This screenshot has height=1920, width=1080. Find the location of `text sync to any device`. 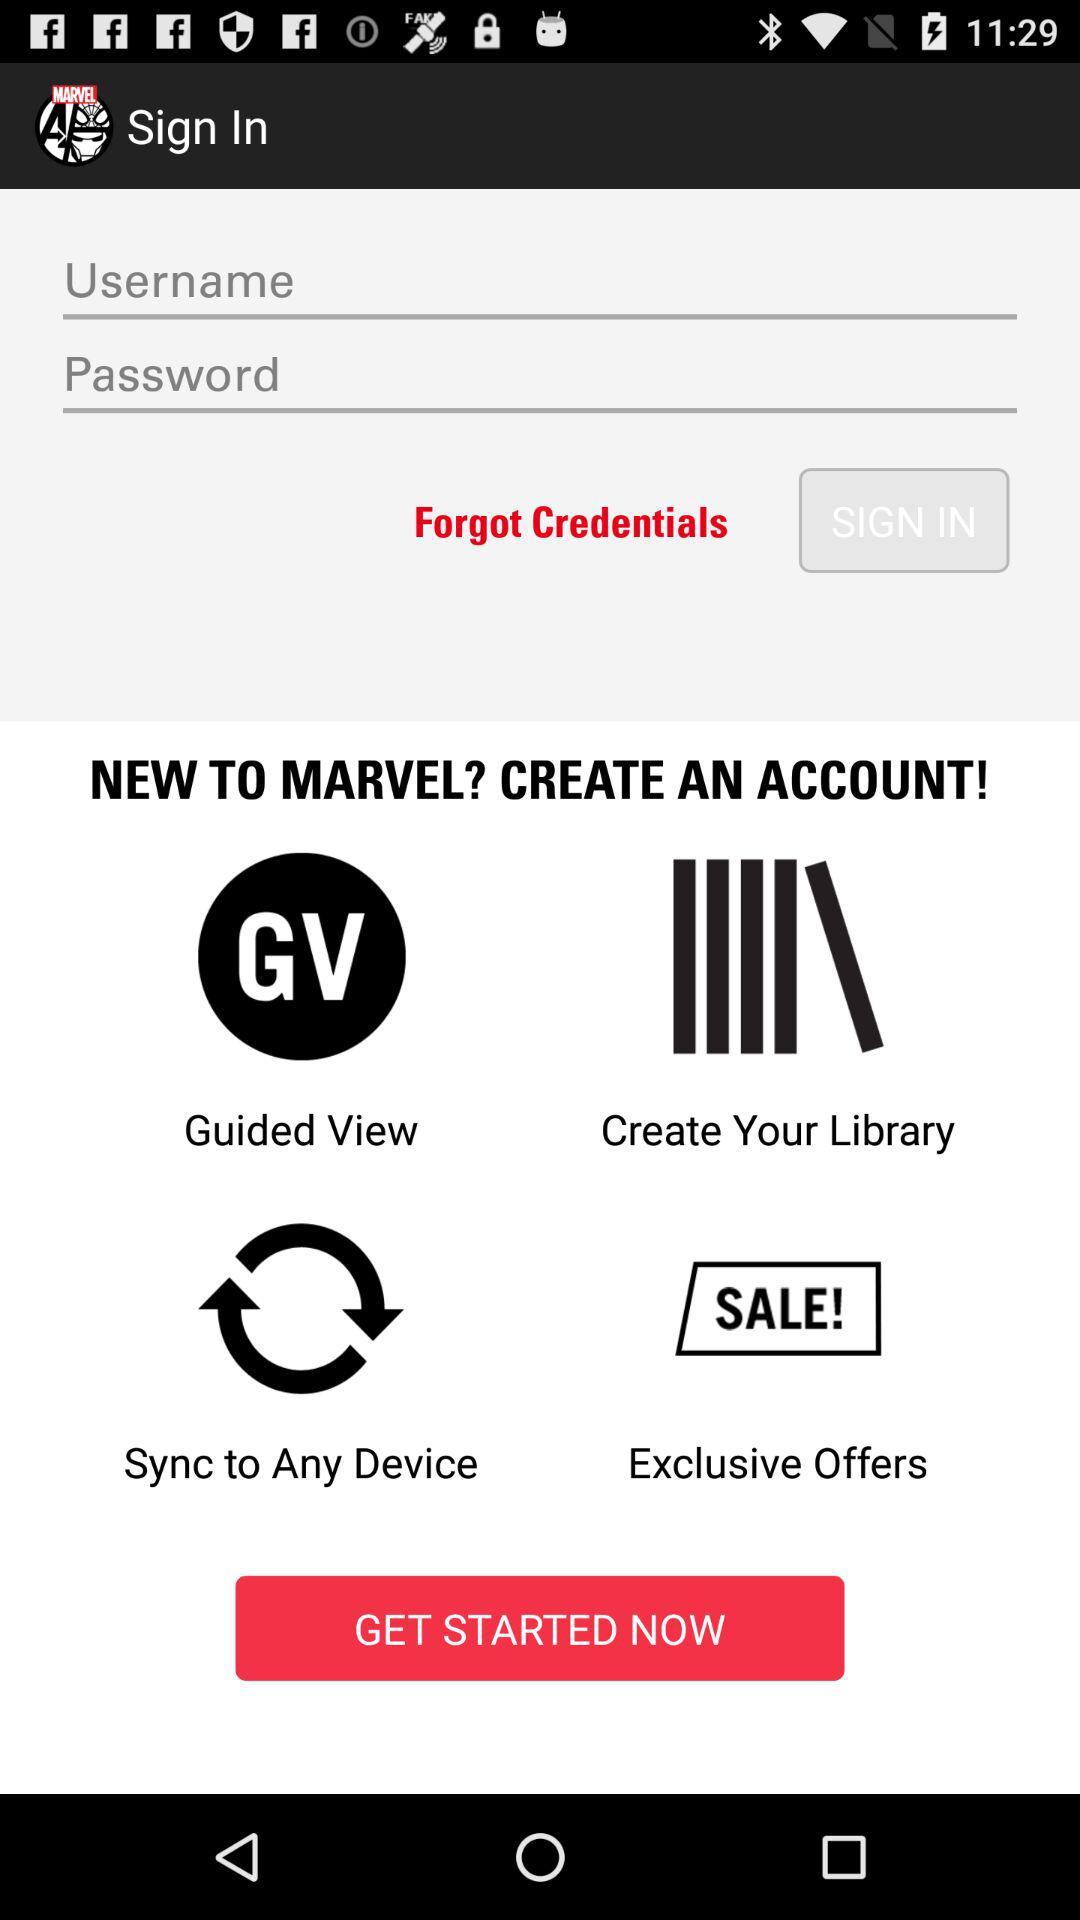

text sync to any device is located at coordinates (301, 1375).